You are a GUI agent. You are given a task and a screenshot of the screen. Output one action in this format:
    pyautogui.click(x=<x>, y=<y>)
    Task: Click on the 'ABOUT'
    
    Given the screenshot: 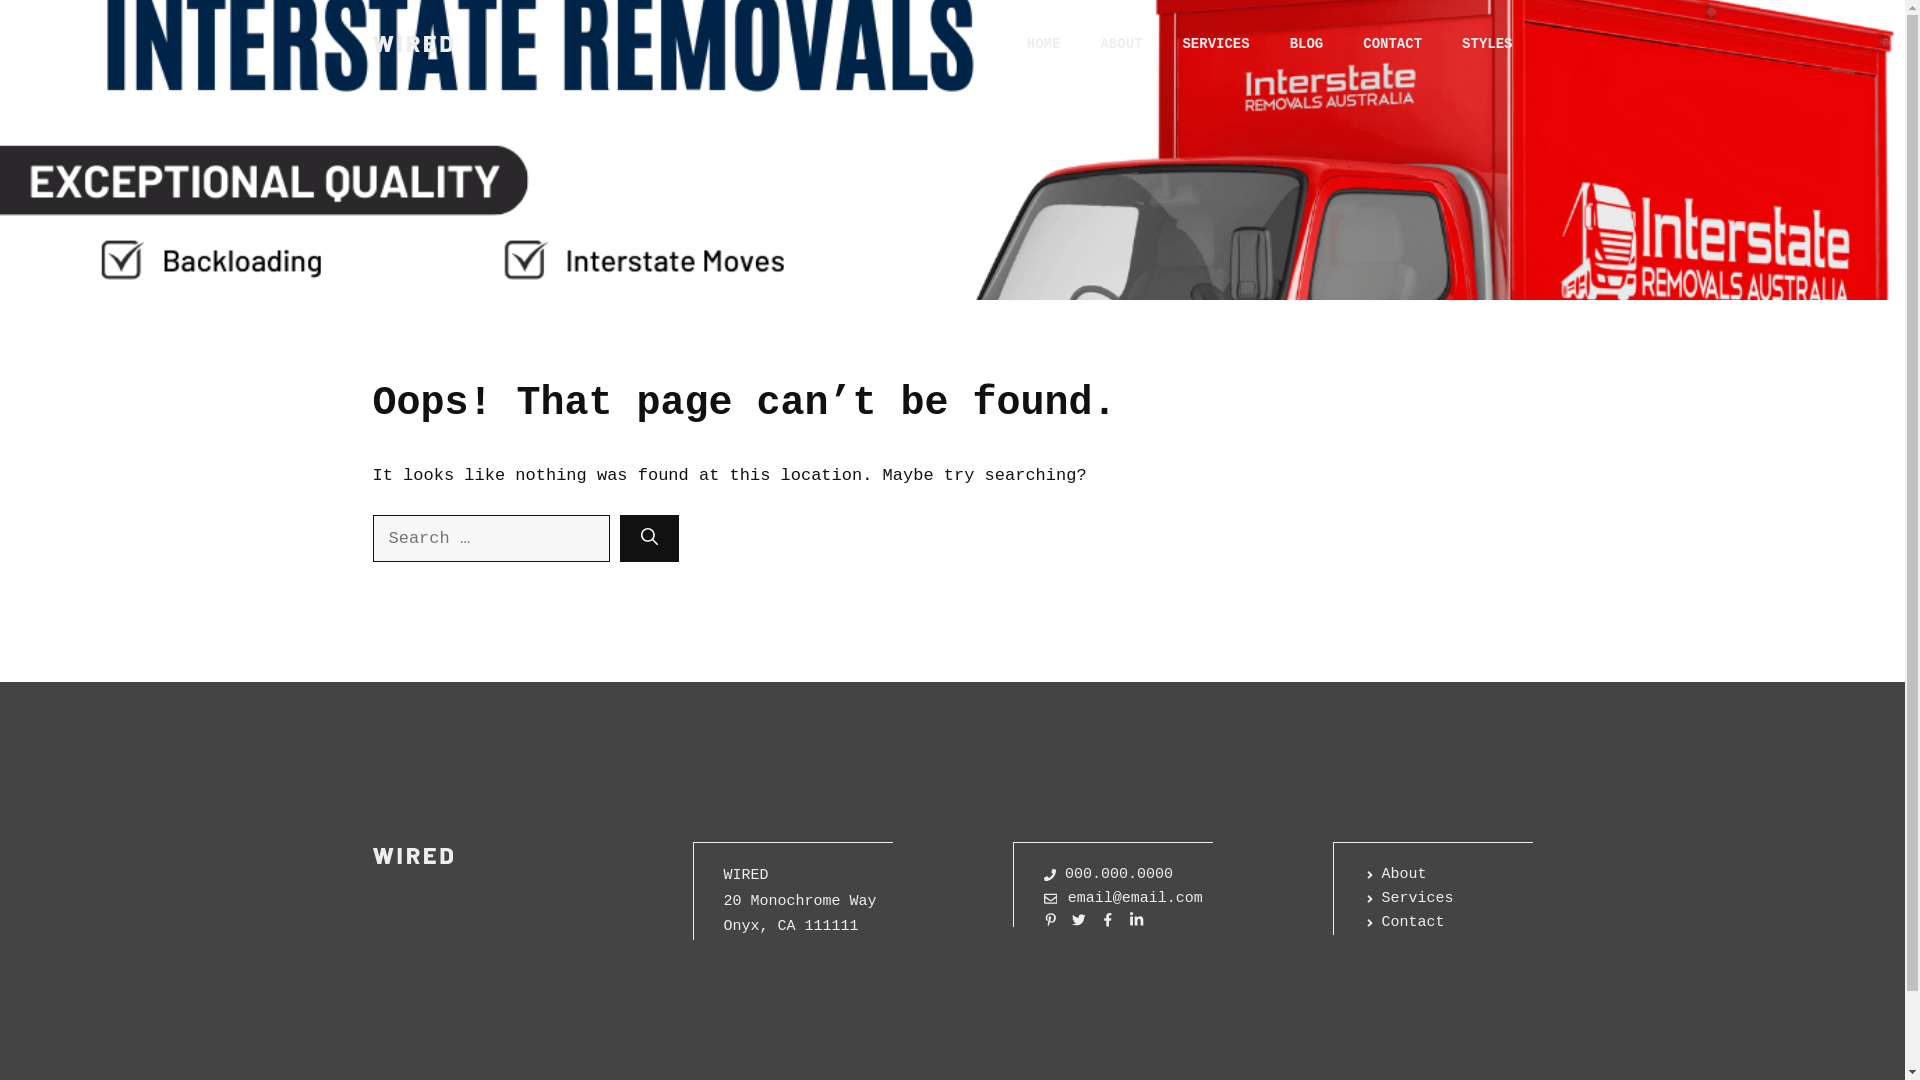 What is the action you would take?
    pyautogui.click(x=1121, y=43)
    